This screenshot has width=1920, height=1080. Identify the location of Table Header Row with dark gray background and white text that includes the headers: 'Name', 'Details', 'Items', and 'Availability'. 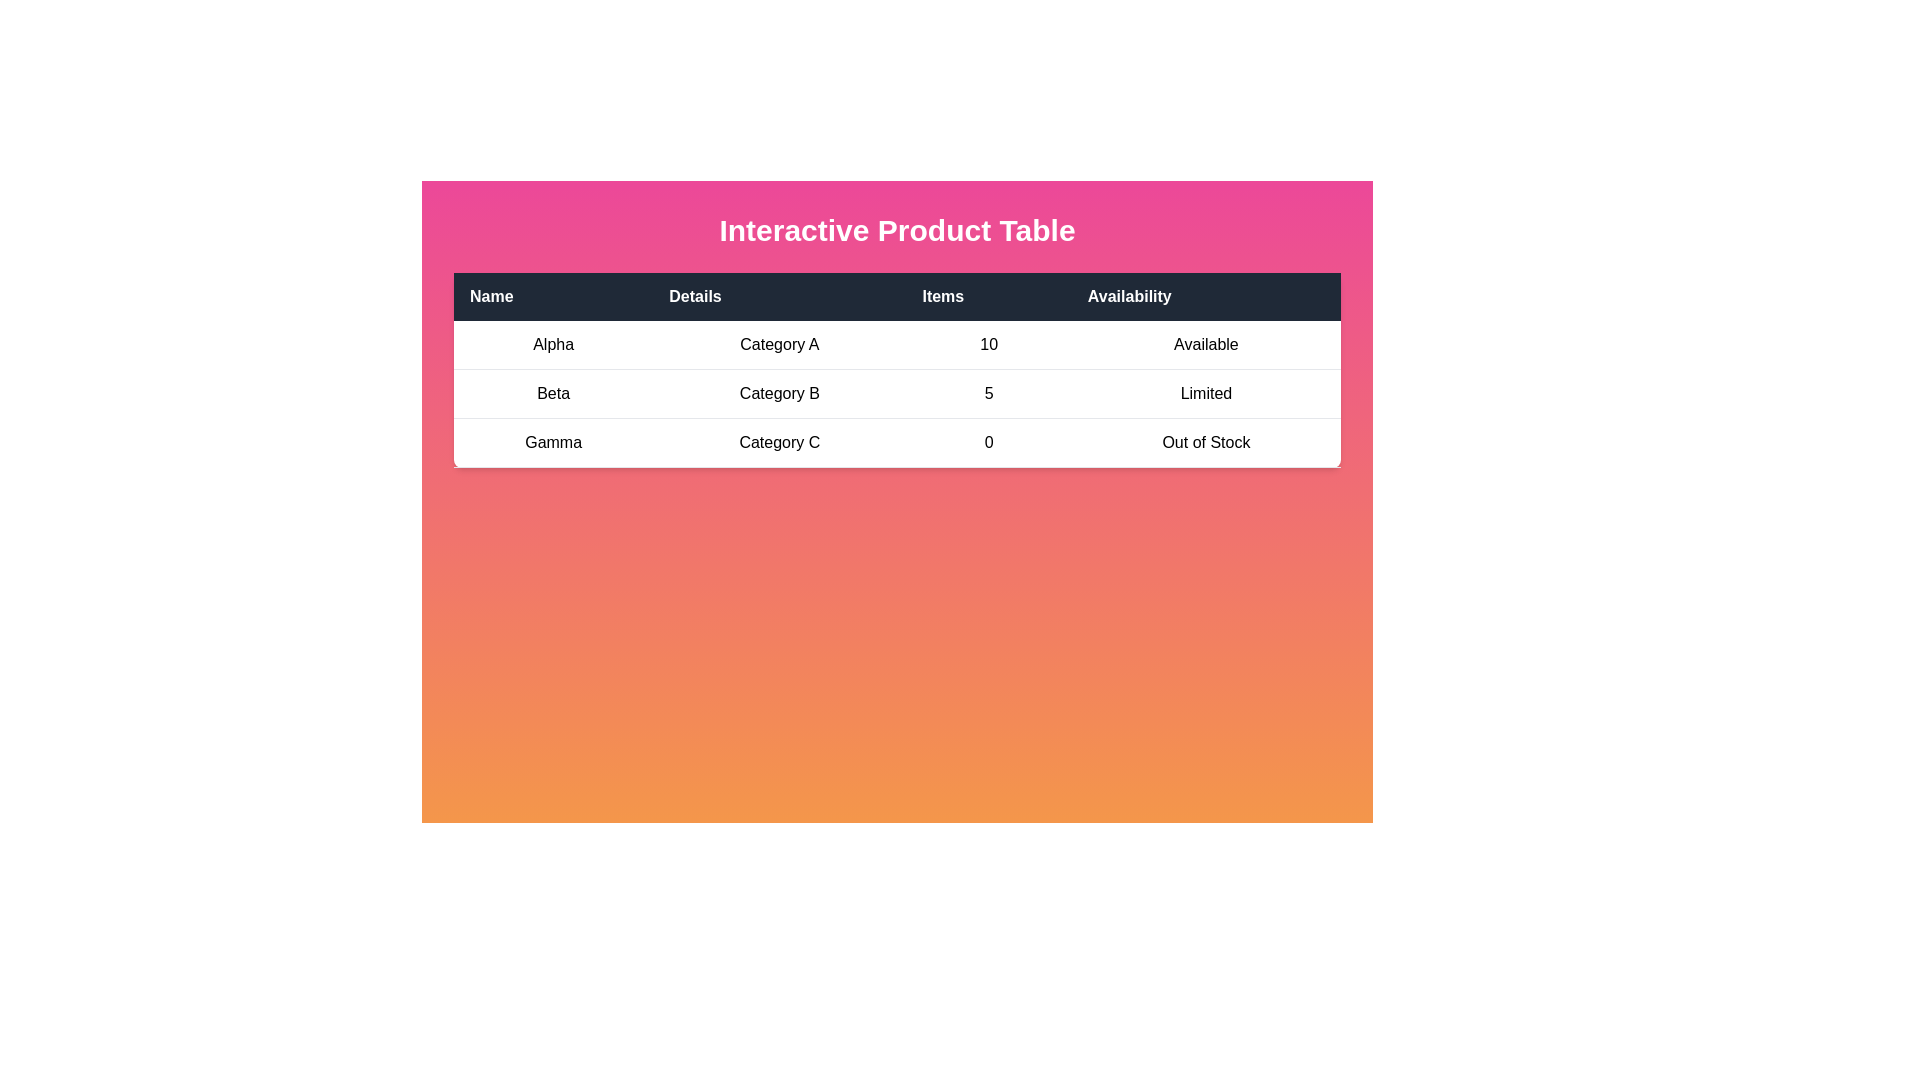
(896, 297).